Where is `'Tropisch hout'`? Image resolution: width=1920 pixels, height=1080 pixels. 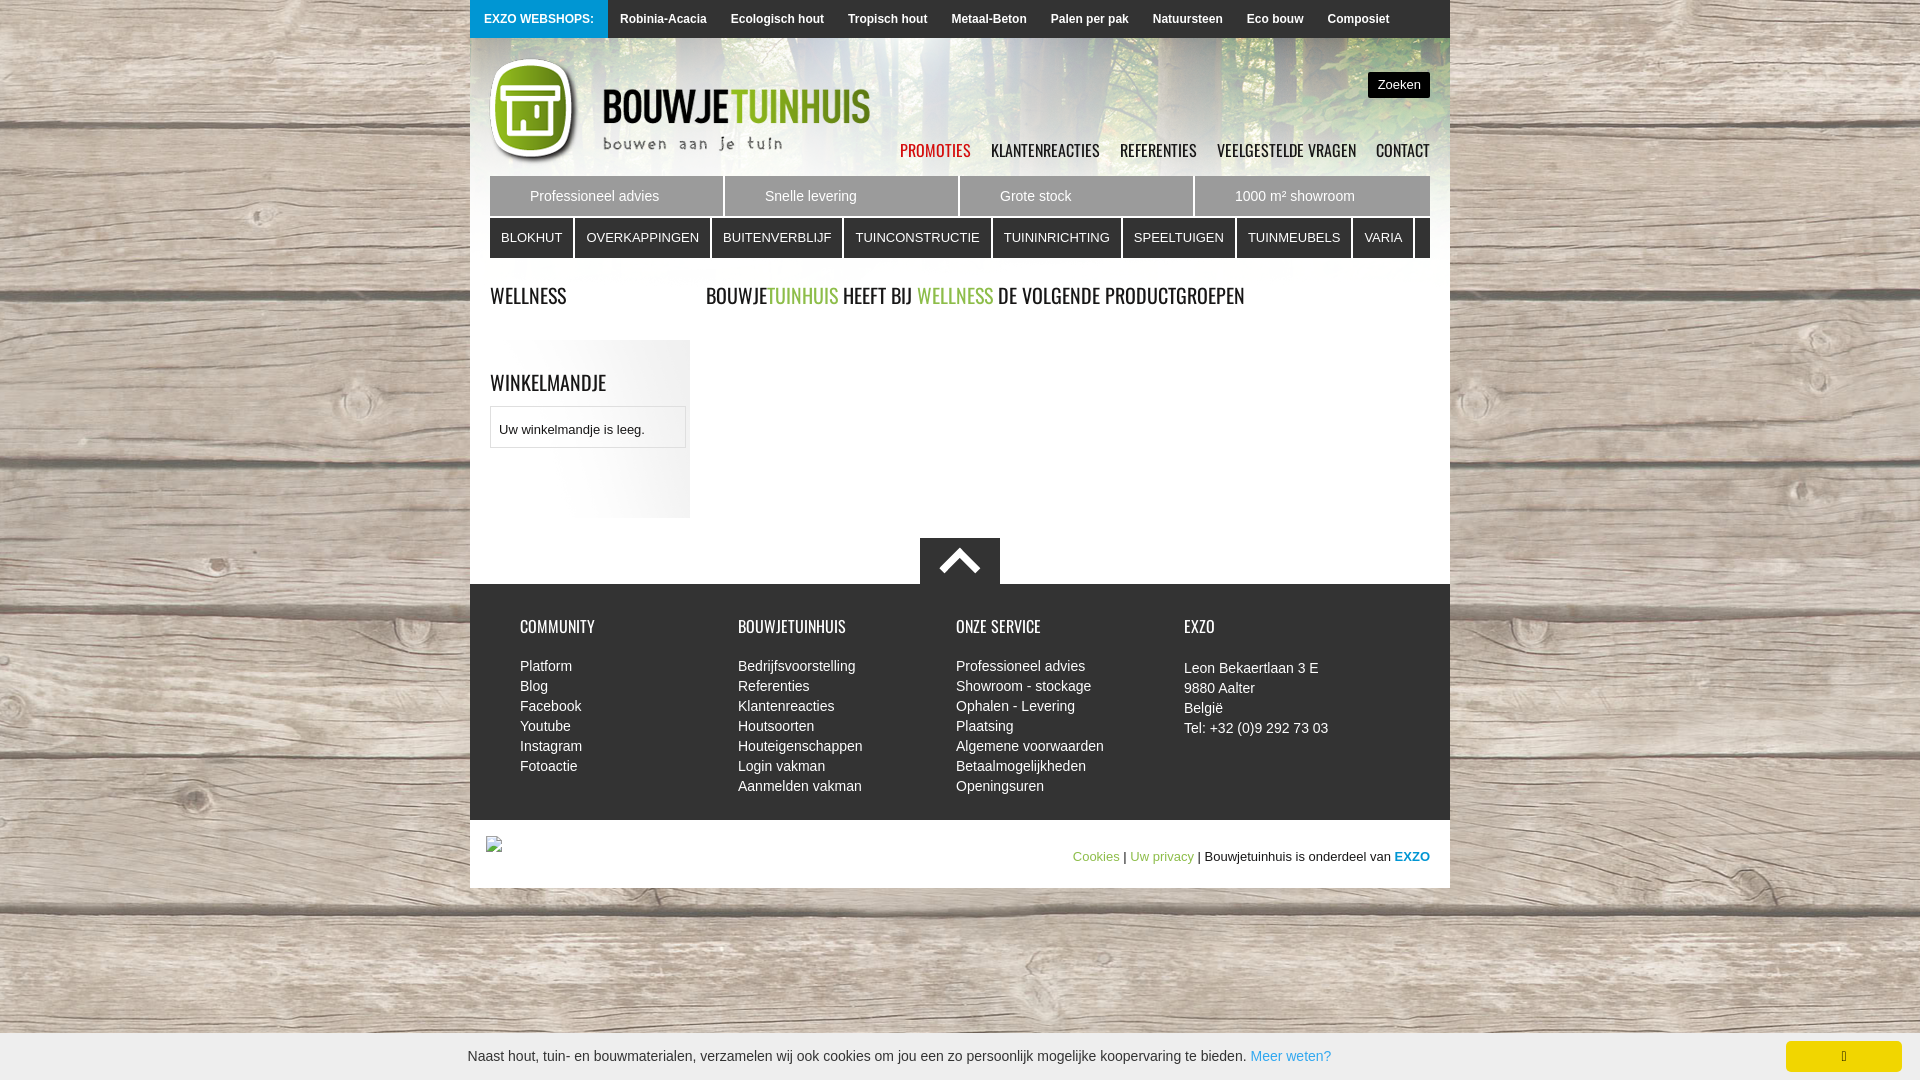
'Tropisch hout' is located at coordinates (886, 19).